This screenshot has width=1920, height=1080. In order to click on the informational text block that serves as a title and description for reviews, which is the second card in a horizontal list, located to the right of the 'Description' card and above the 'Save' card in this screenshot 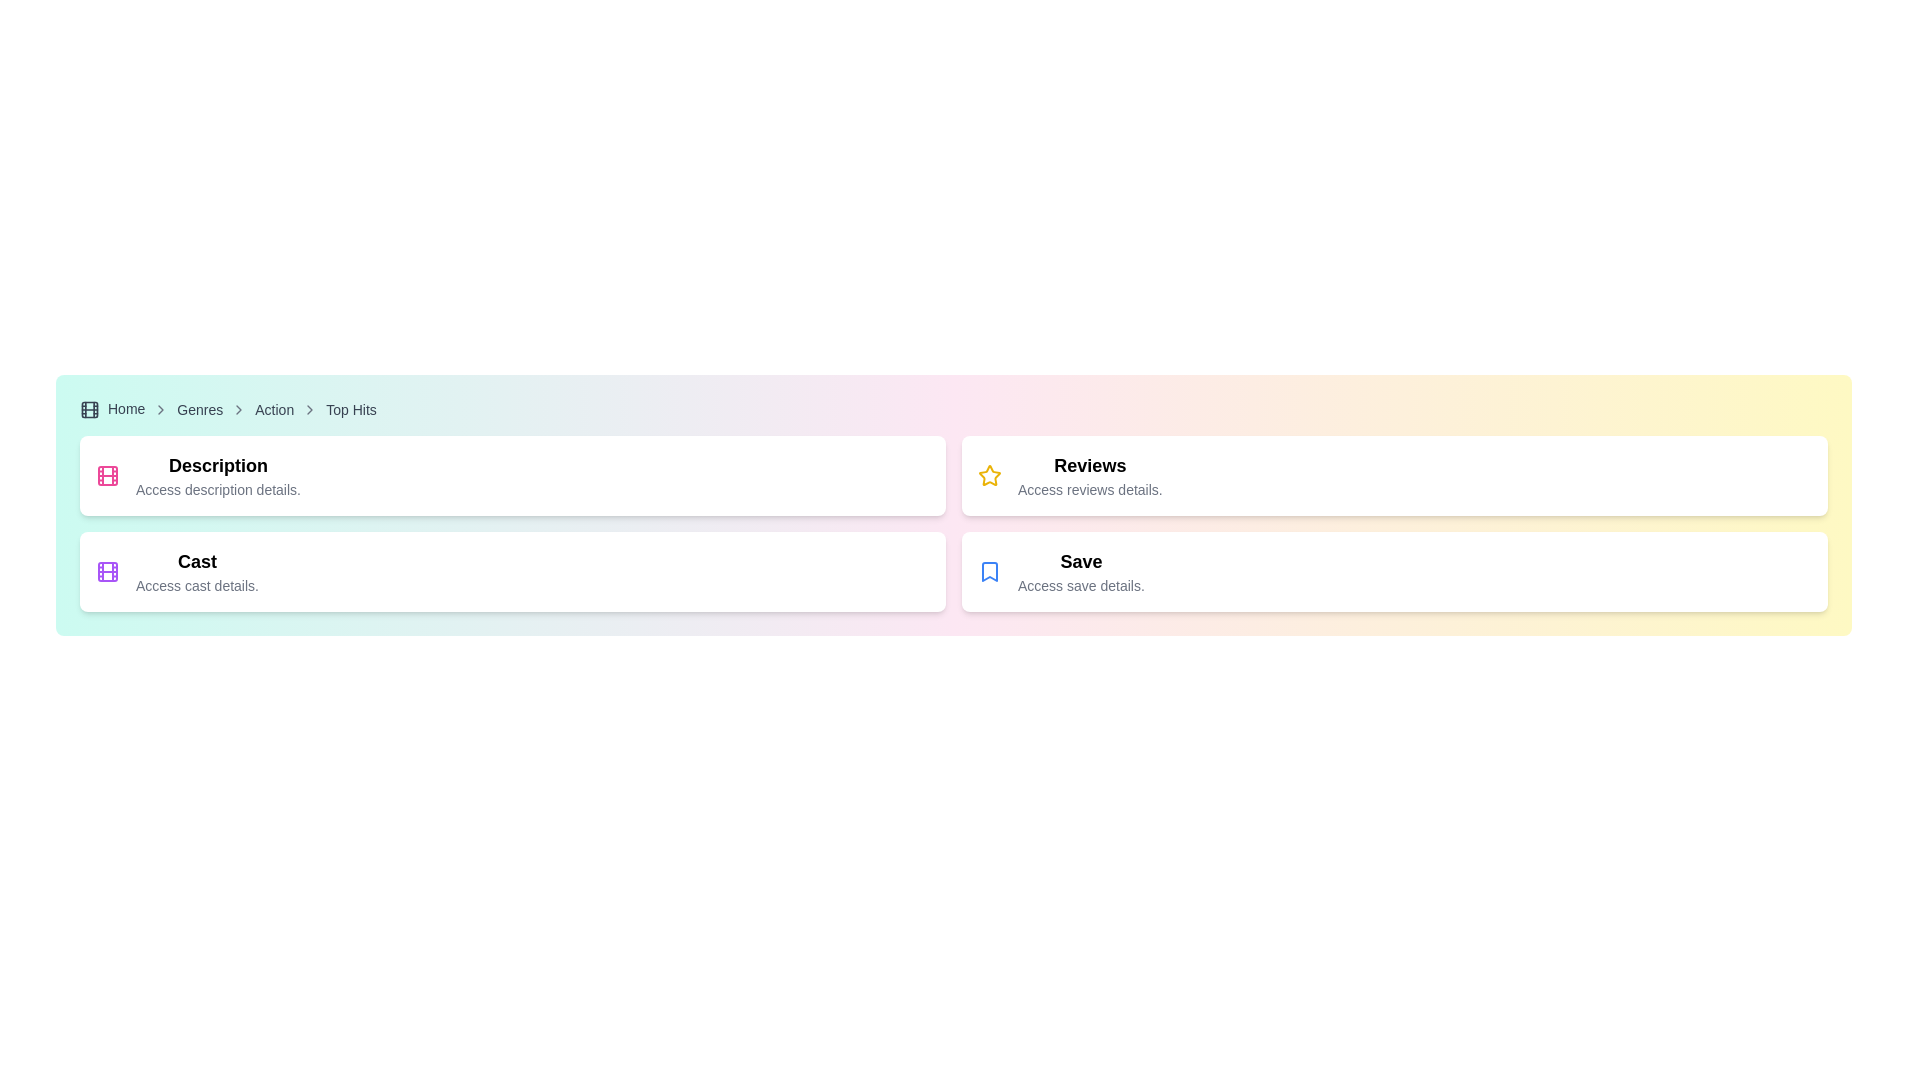, I will do `click(1089, 476)`.